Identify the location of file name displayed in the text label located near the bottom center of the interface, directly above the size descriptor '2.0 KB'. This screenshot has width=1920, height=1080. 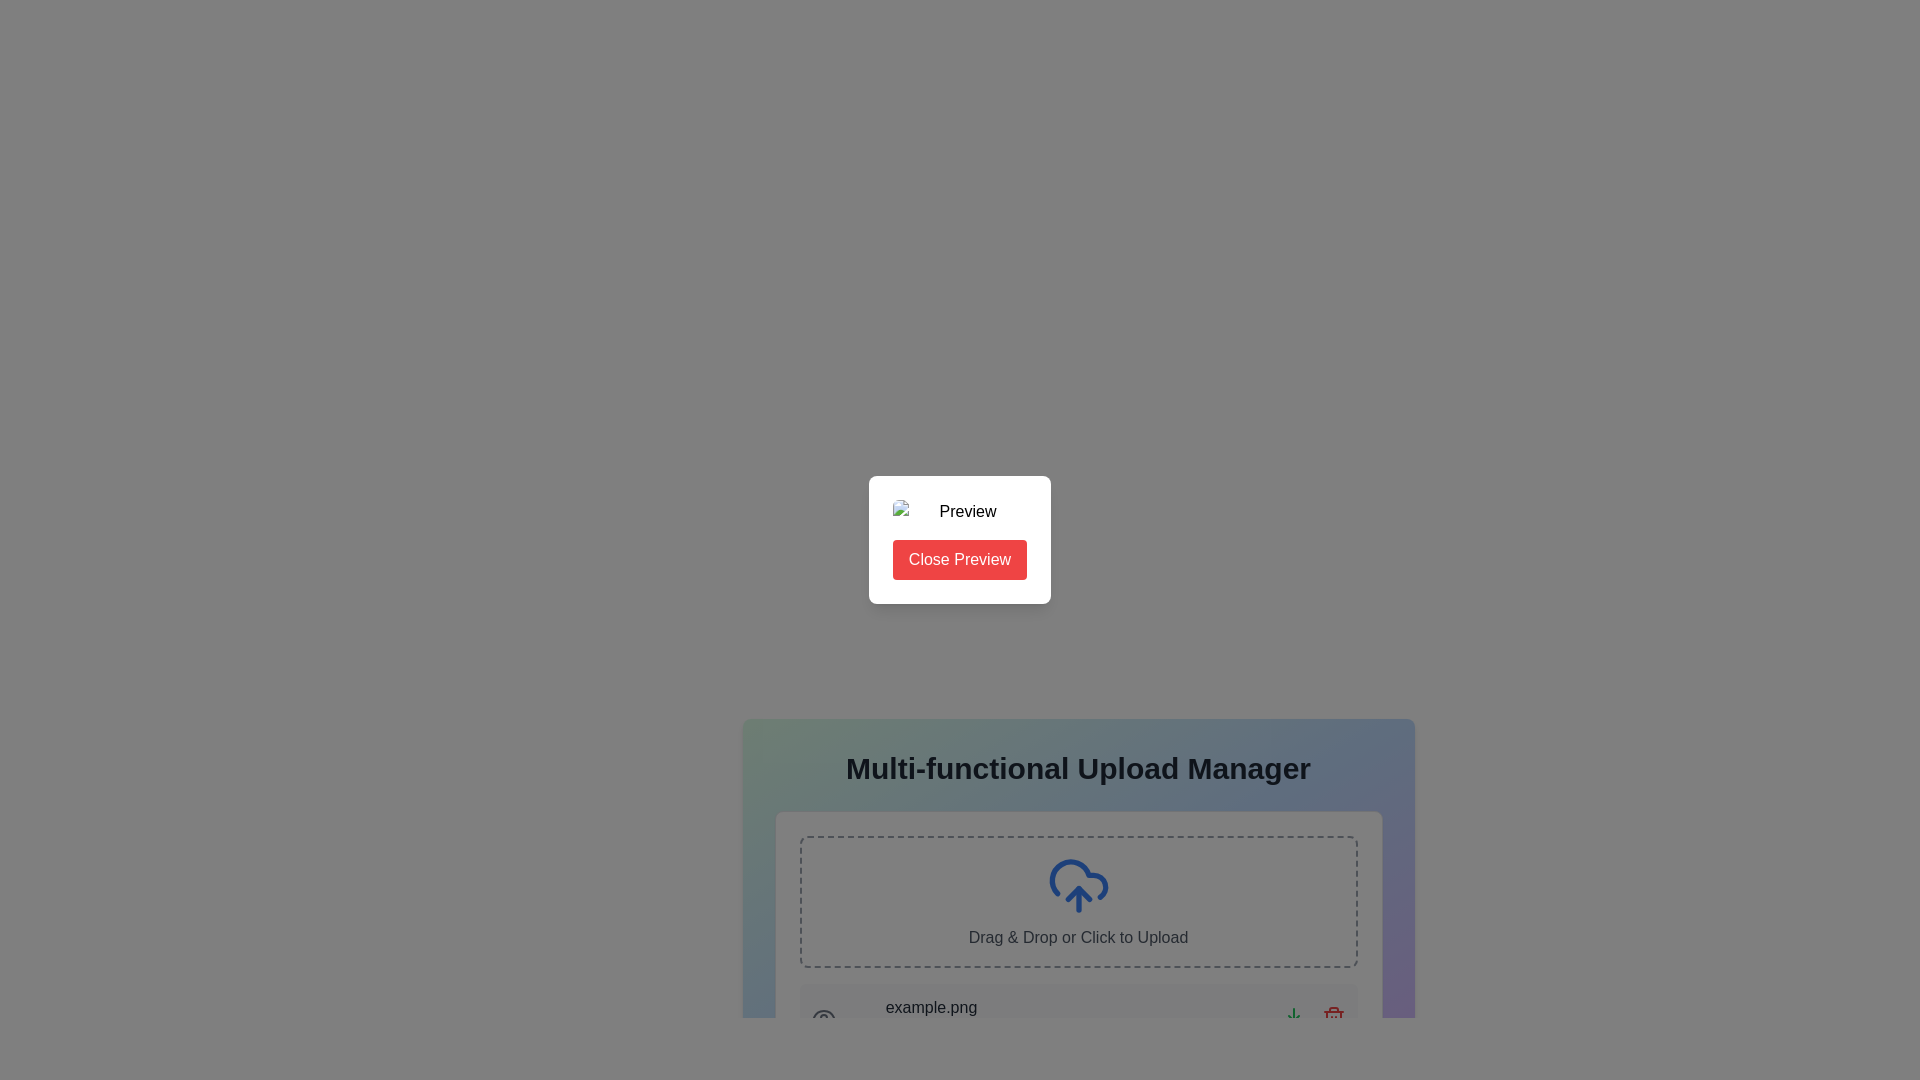
(930, 1007).